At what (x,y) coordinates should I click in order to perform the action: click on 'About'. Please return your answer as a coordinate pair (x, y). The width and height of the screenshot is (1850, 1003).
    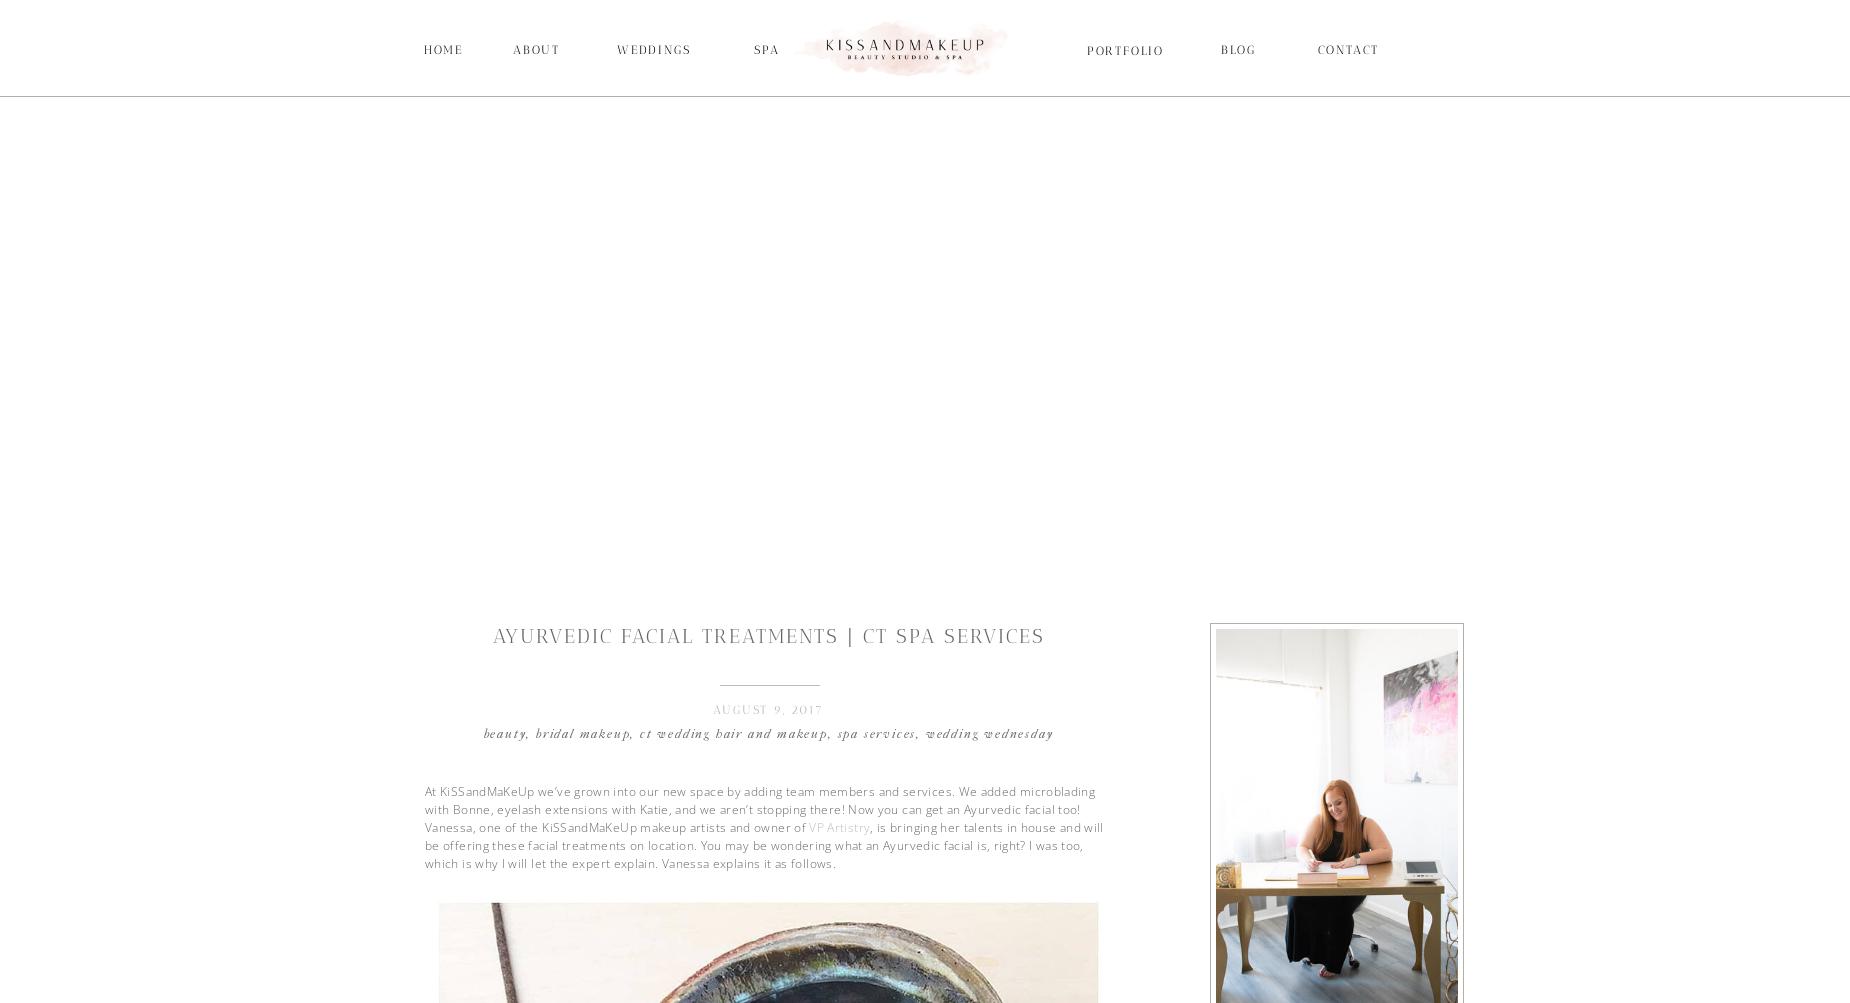
    Looking at the image, I should click on (536, 50).